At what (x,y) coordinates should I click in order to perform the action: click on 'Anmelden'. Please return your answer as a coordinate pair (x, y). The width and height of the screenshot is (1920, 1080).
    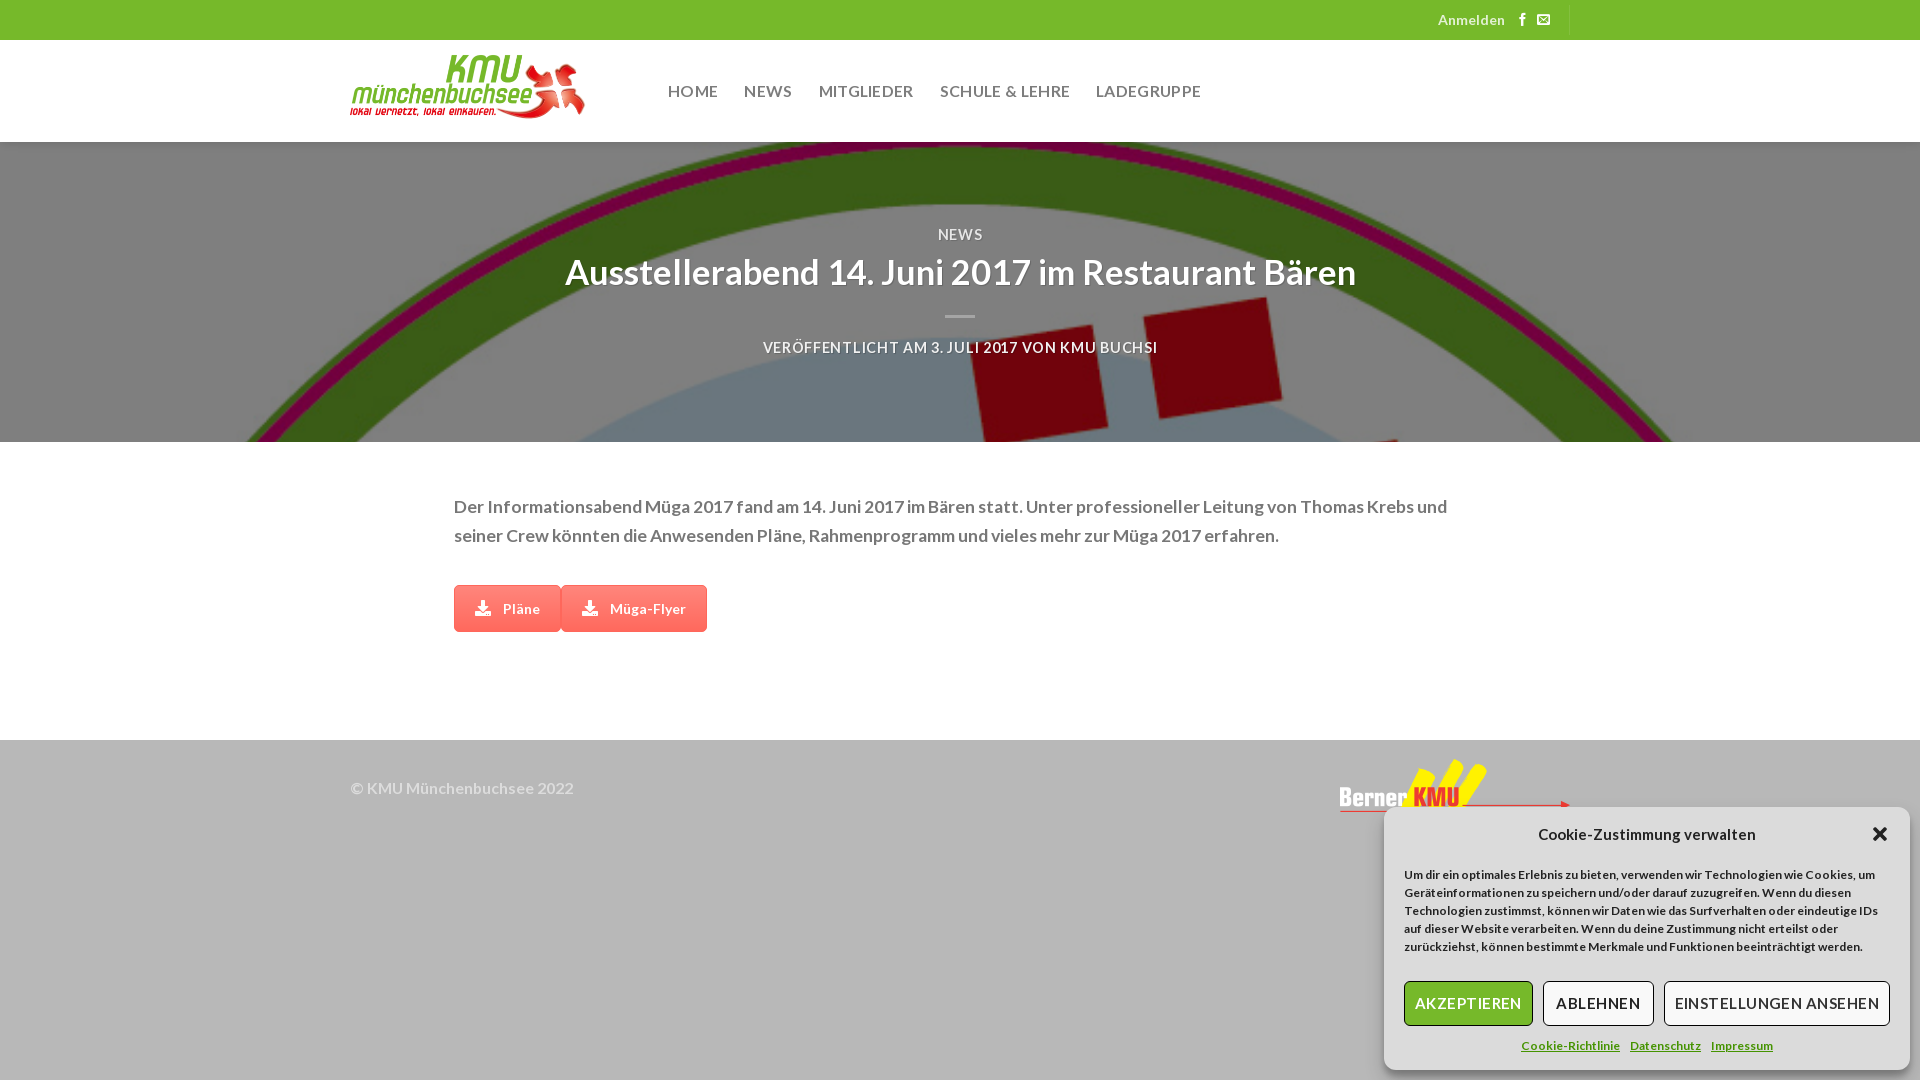
    Looking at the image, I should click on (1471, 20).